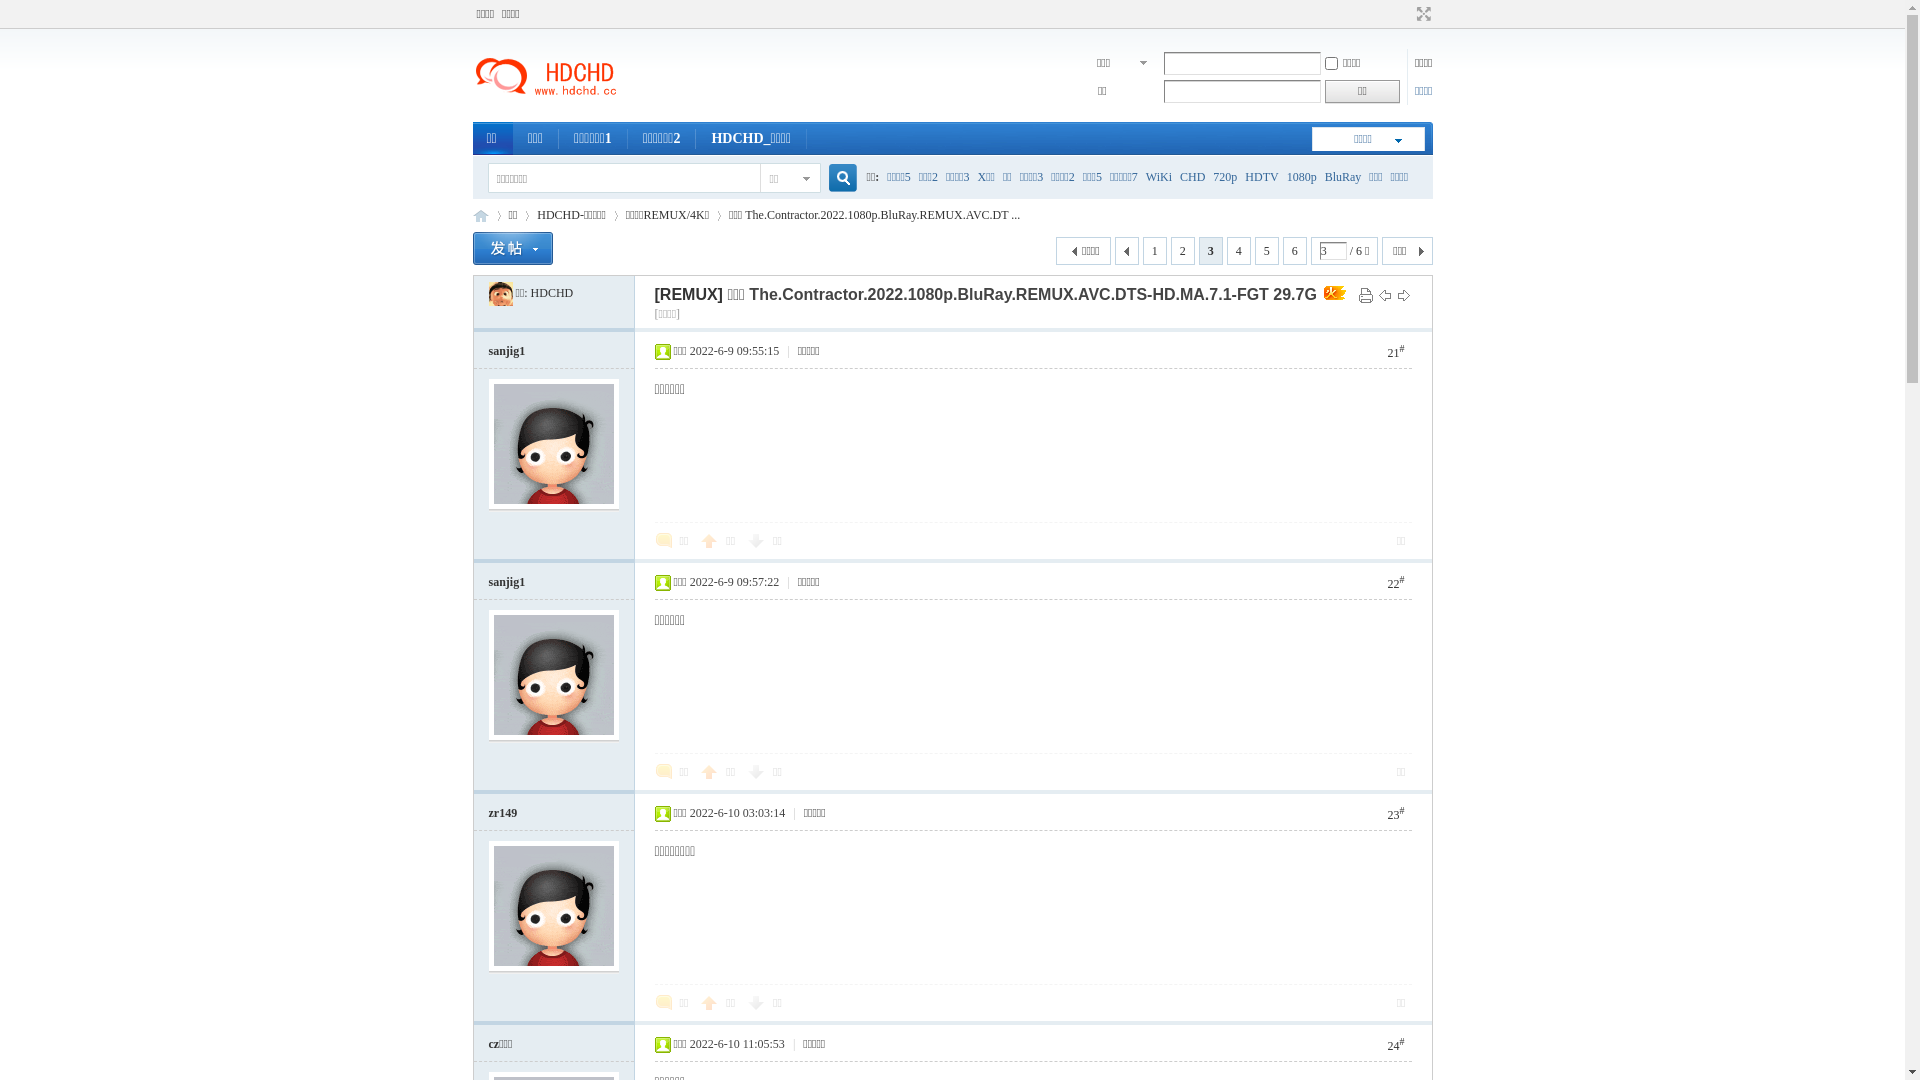 Image resolution: width=1920 pixels, height=1080 pixels. I want to click on '21#', so click(1394, 350).